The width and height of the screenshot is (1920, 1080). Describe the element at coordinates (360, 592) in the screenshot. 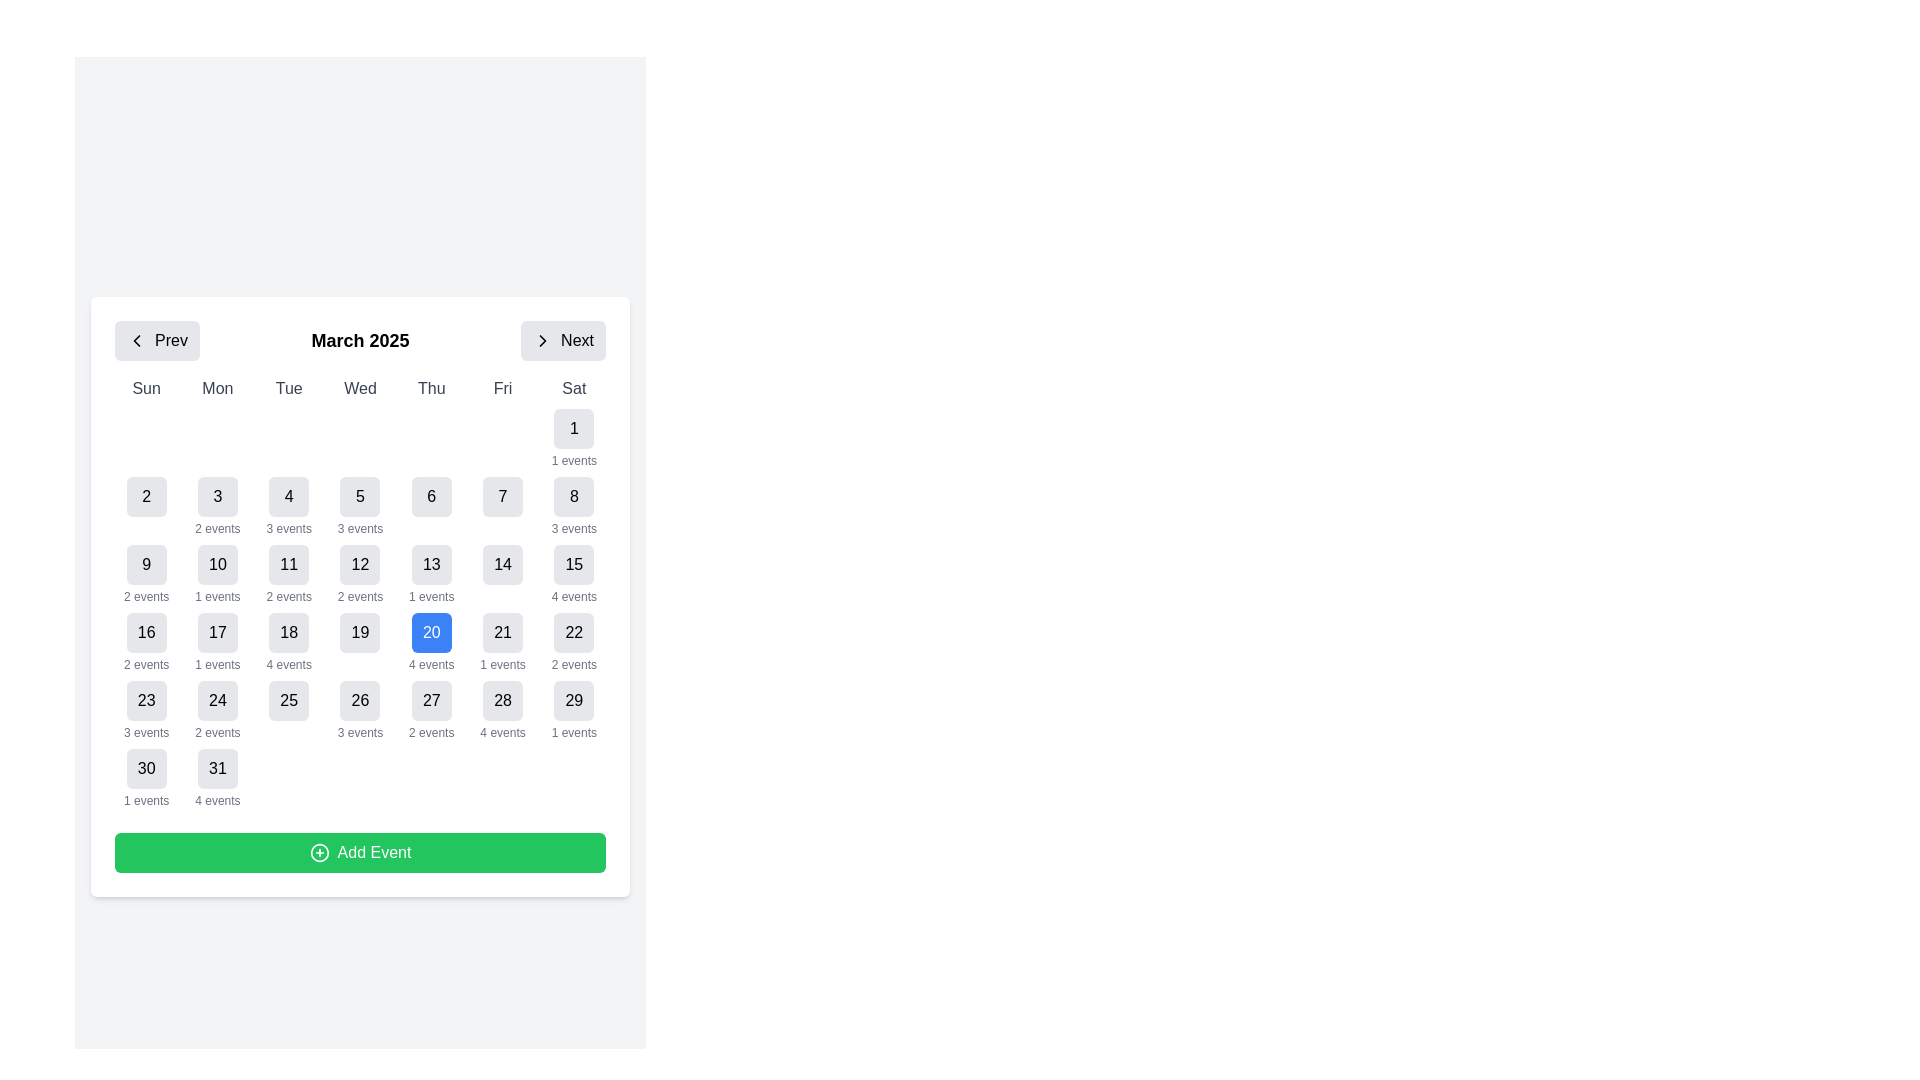

I see `the Calendar Day Cell displaying the day number` at that location.